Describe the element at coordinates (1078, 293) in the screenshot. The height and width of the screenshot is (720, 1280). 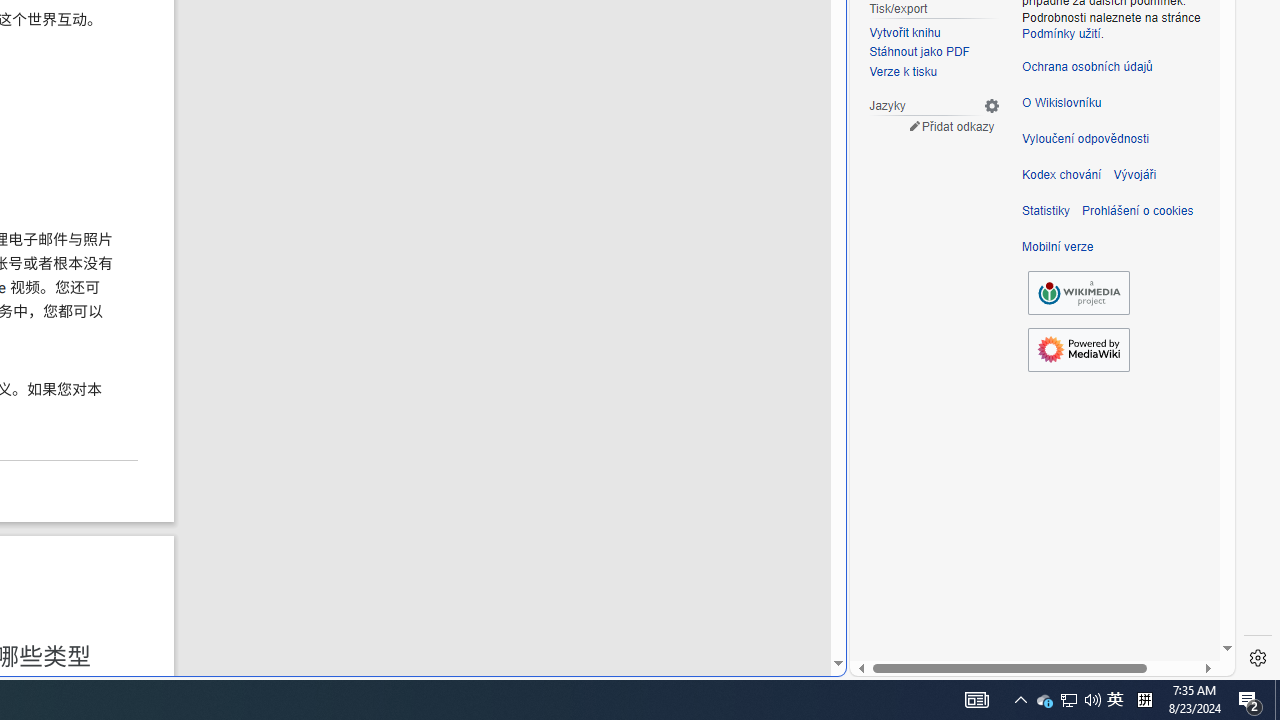
I see `'Wikimedia Foundation'` at that location.